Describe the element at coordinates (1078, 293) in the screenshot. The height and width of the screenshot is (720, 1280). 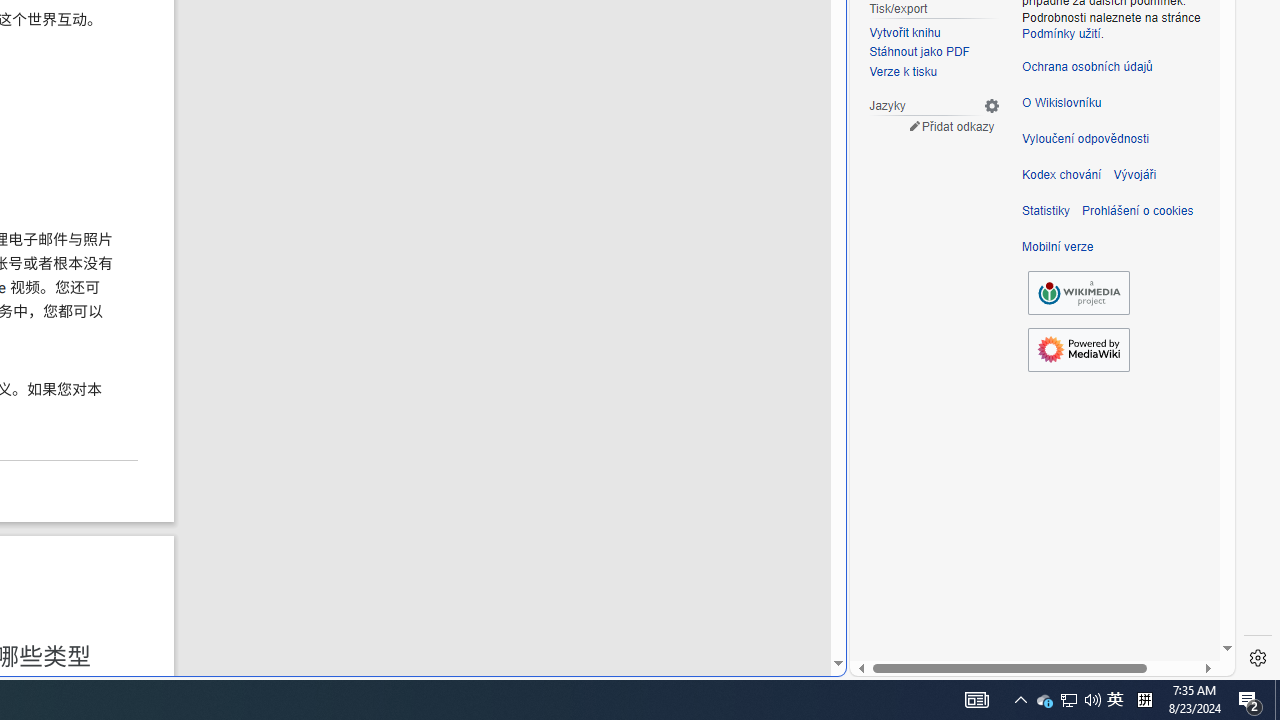
I see `'Wikimedia Foundation'` at that location.